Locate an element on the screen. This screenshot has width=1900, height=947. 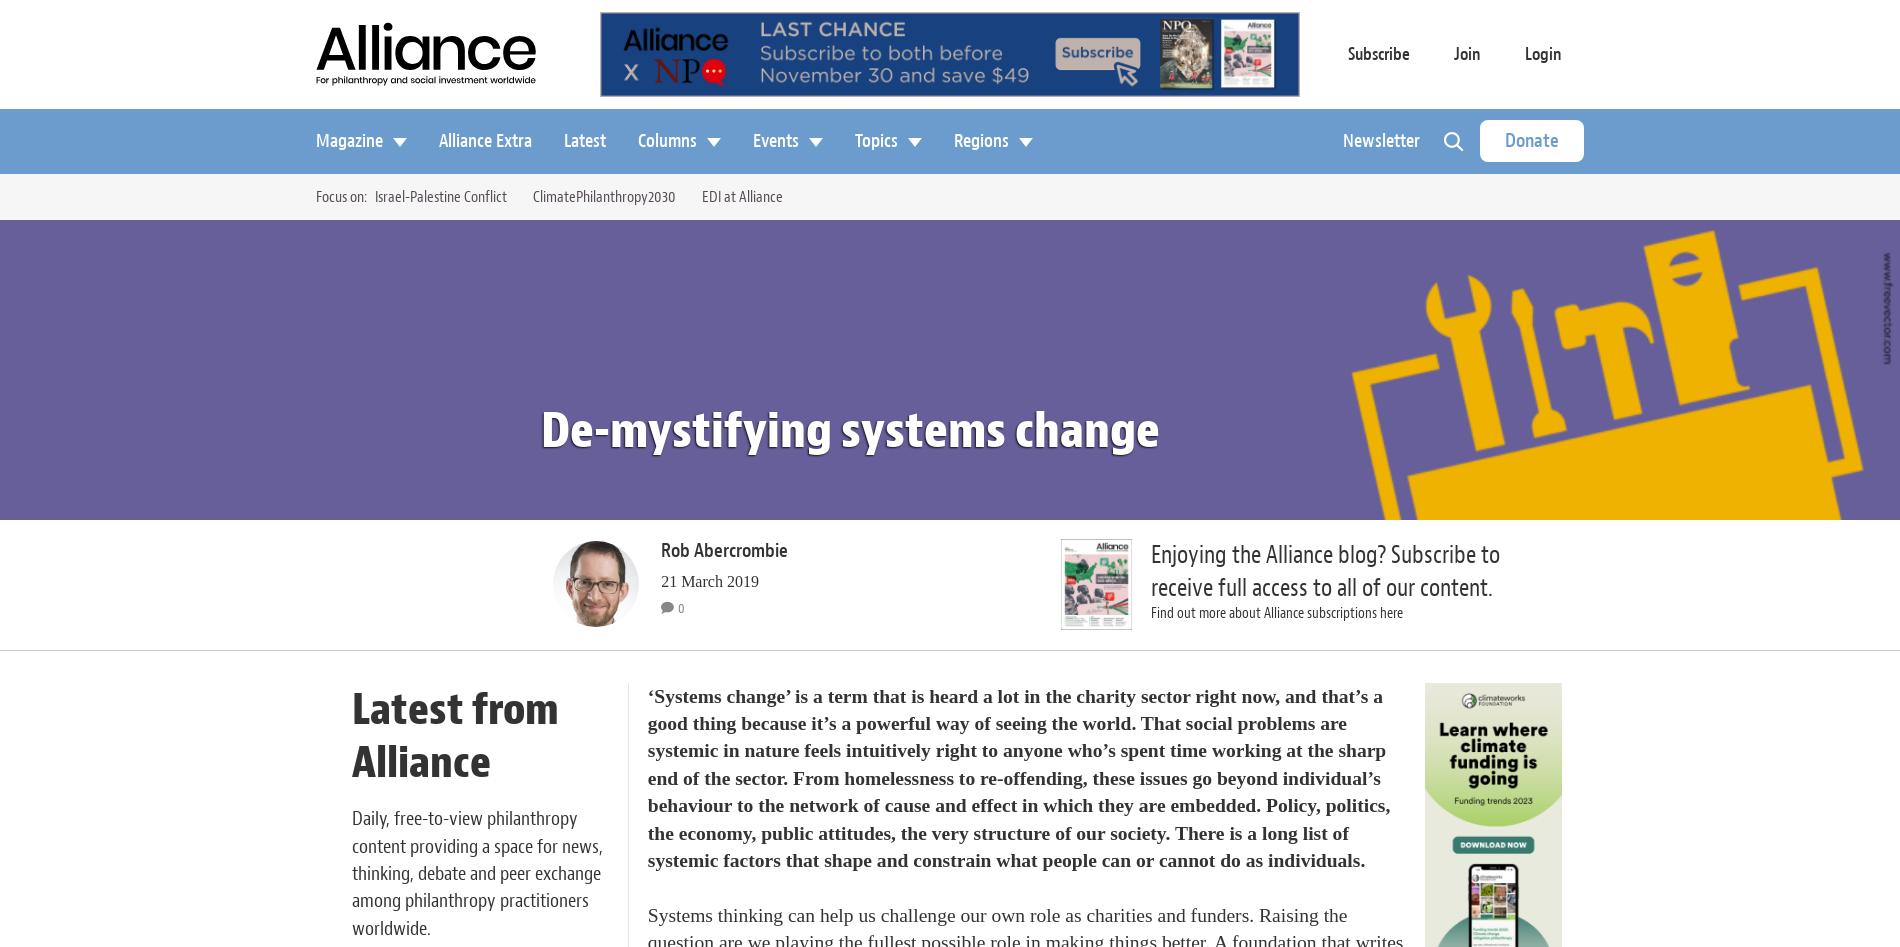
'De-mystifying systems change' is located at coordinates (849, 429).